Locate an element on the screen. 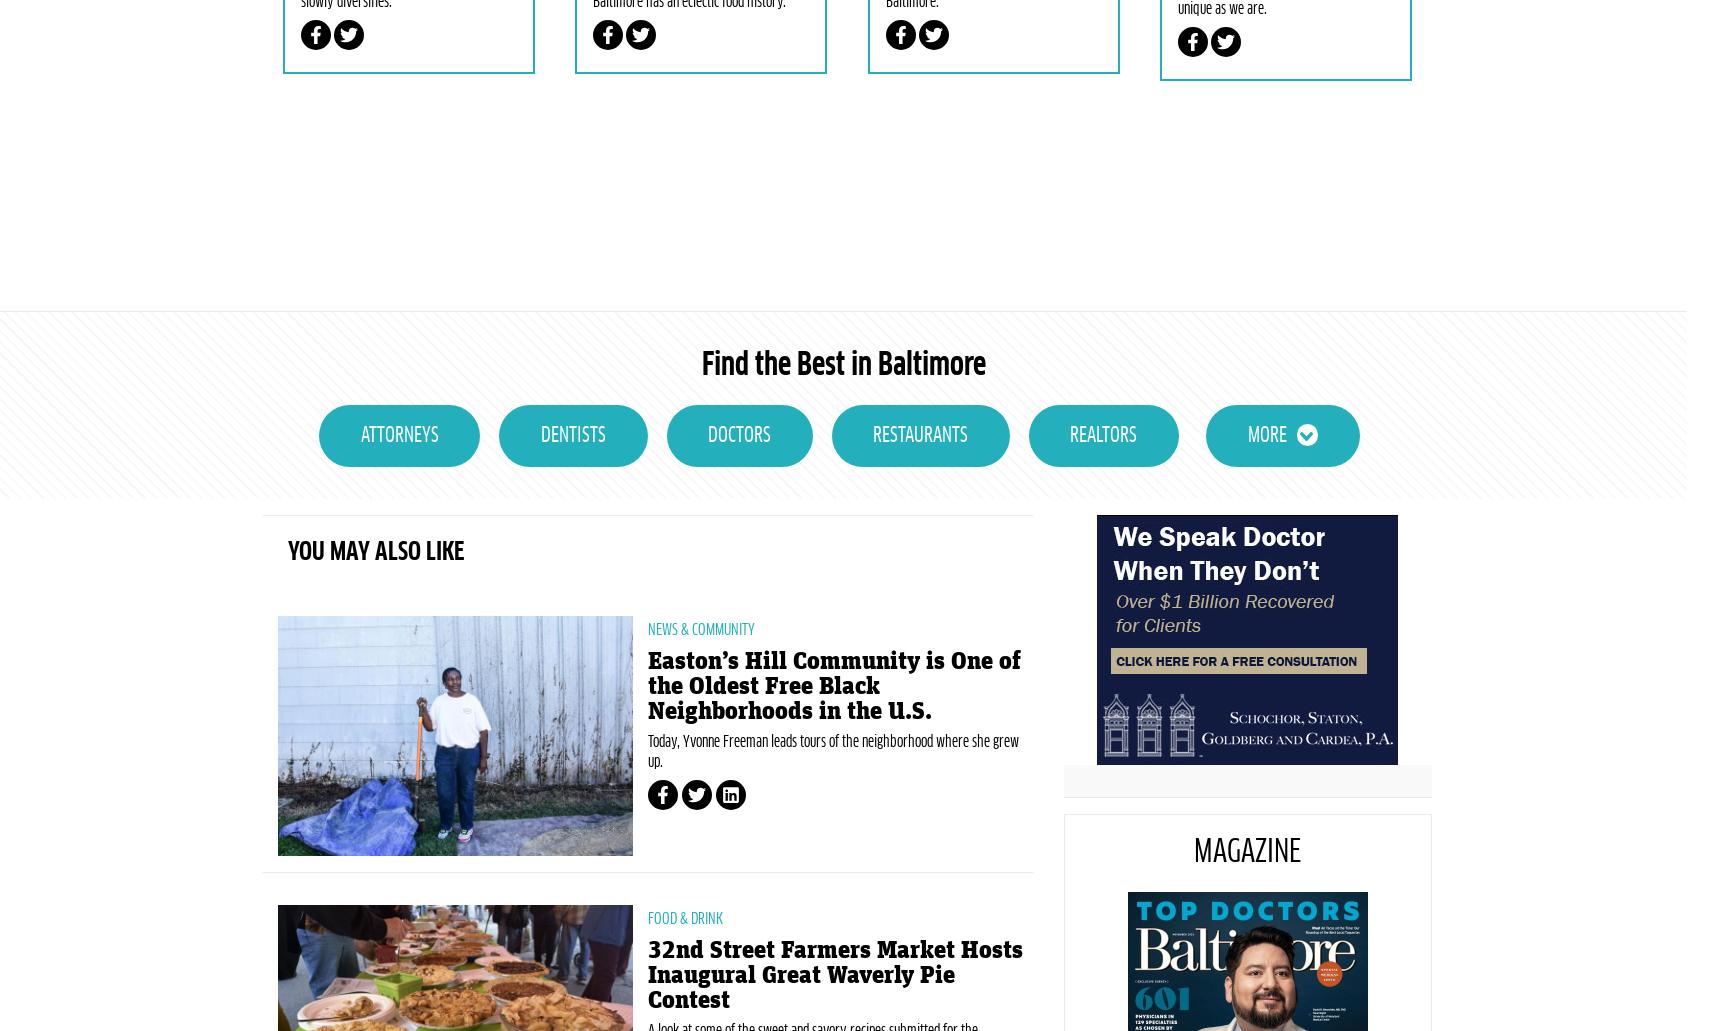 This screenshot has height=1031, width=1710. 'Restaurants' is located at coordinates (919, 529).